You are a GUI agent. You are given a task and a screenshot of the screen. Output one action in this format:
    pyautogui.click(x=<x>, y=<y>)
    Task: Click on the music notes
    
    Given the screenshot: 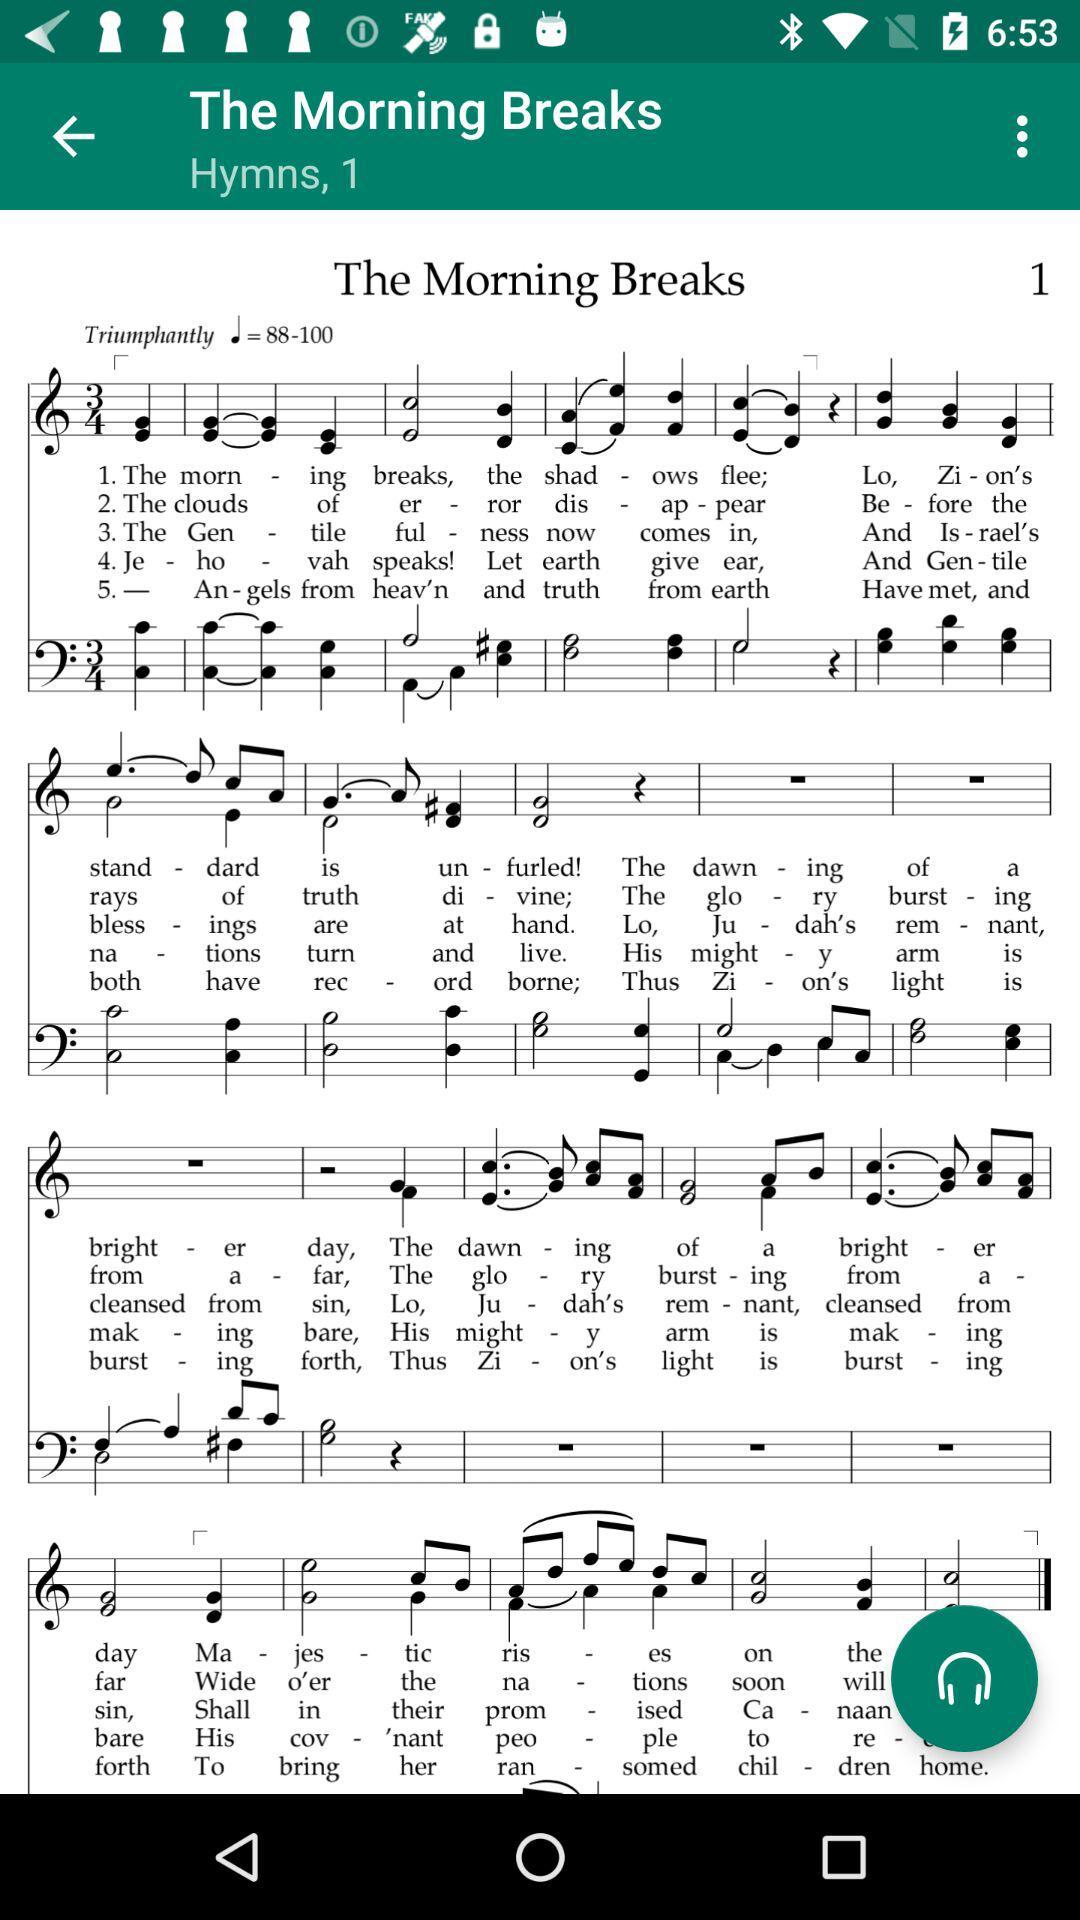 What is the action you would take?
    pyautogui.click(x=540, y=1002)
    